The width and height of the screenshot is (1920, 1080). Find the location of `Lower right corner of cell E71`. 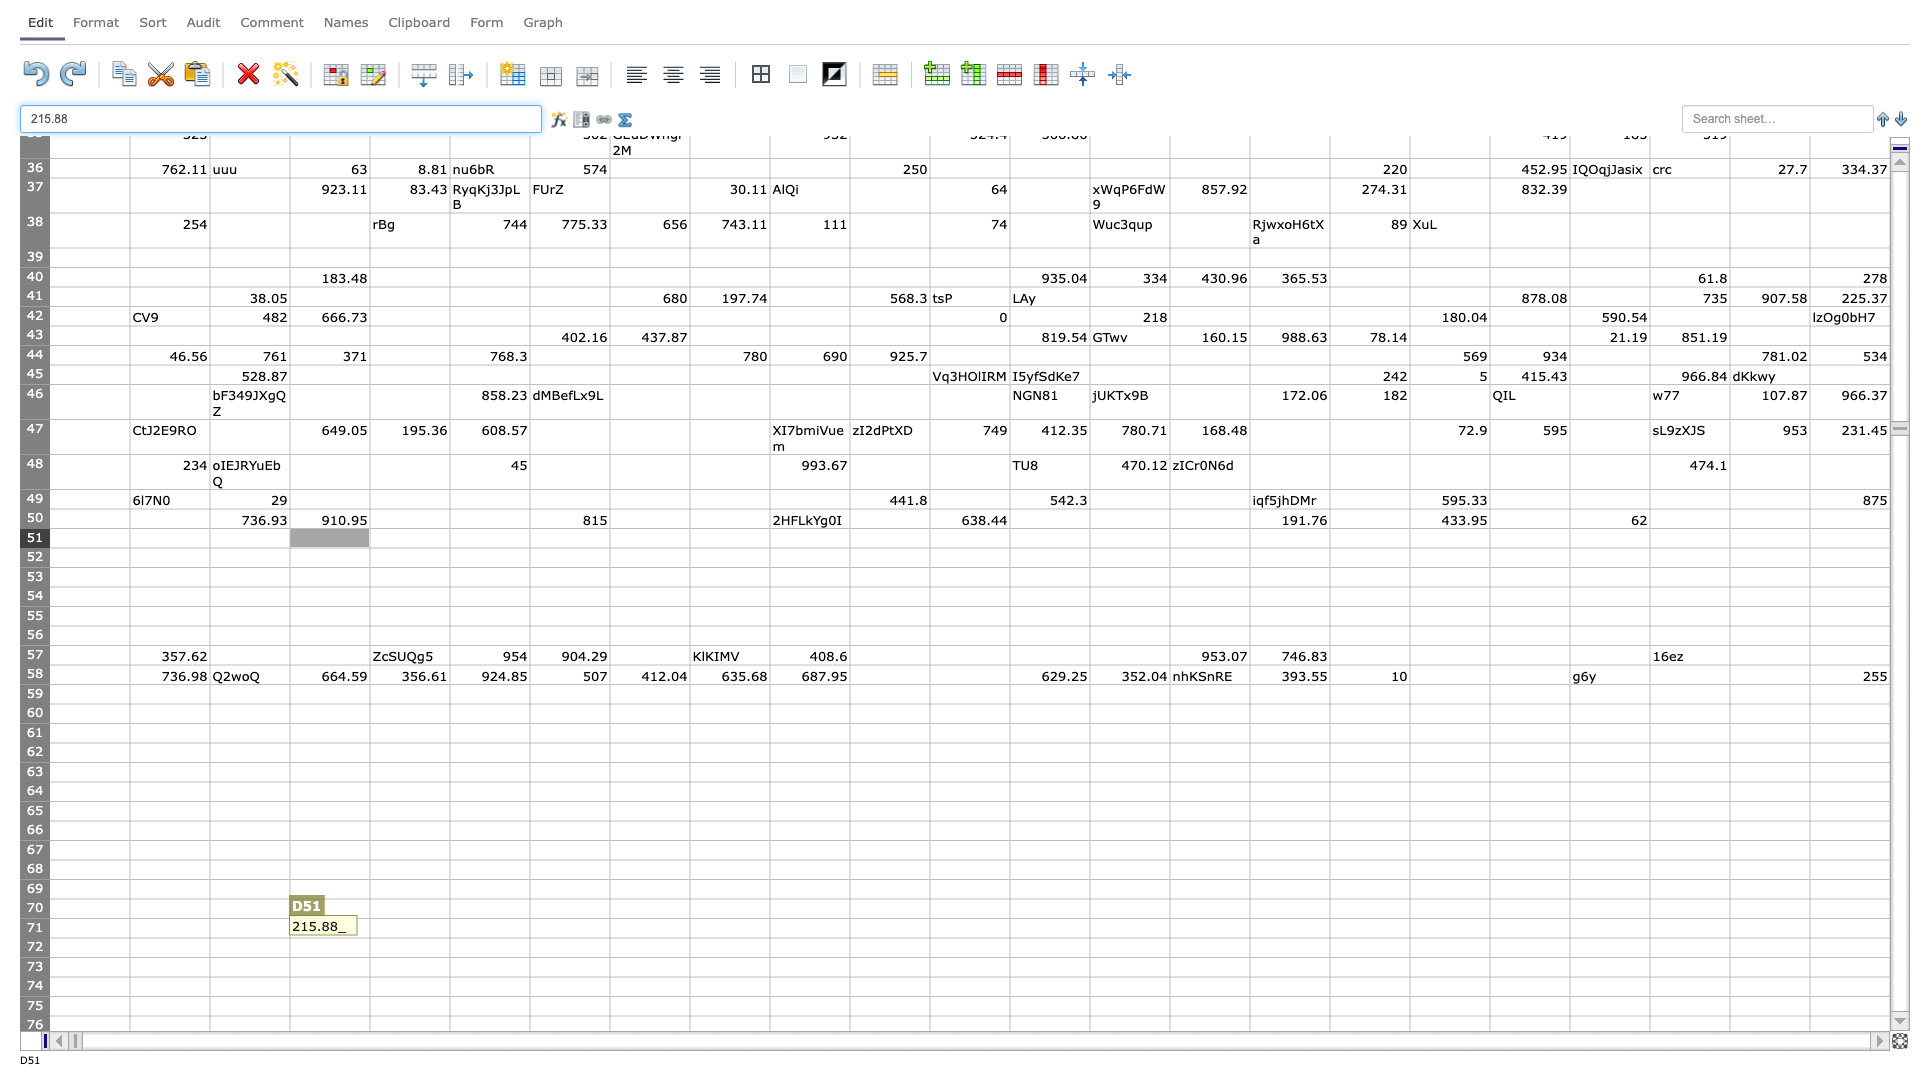

Lower right corner of cell E71 is located at coordinates (449, 937).